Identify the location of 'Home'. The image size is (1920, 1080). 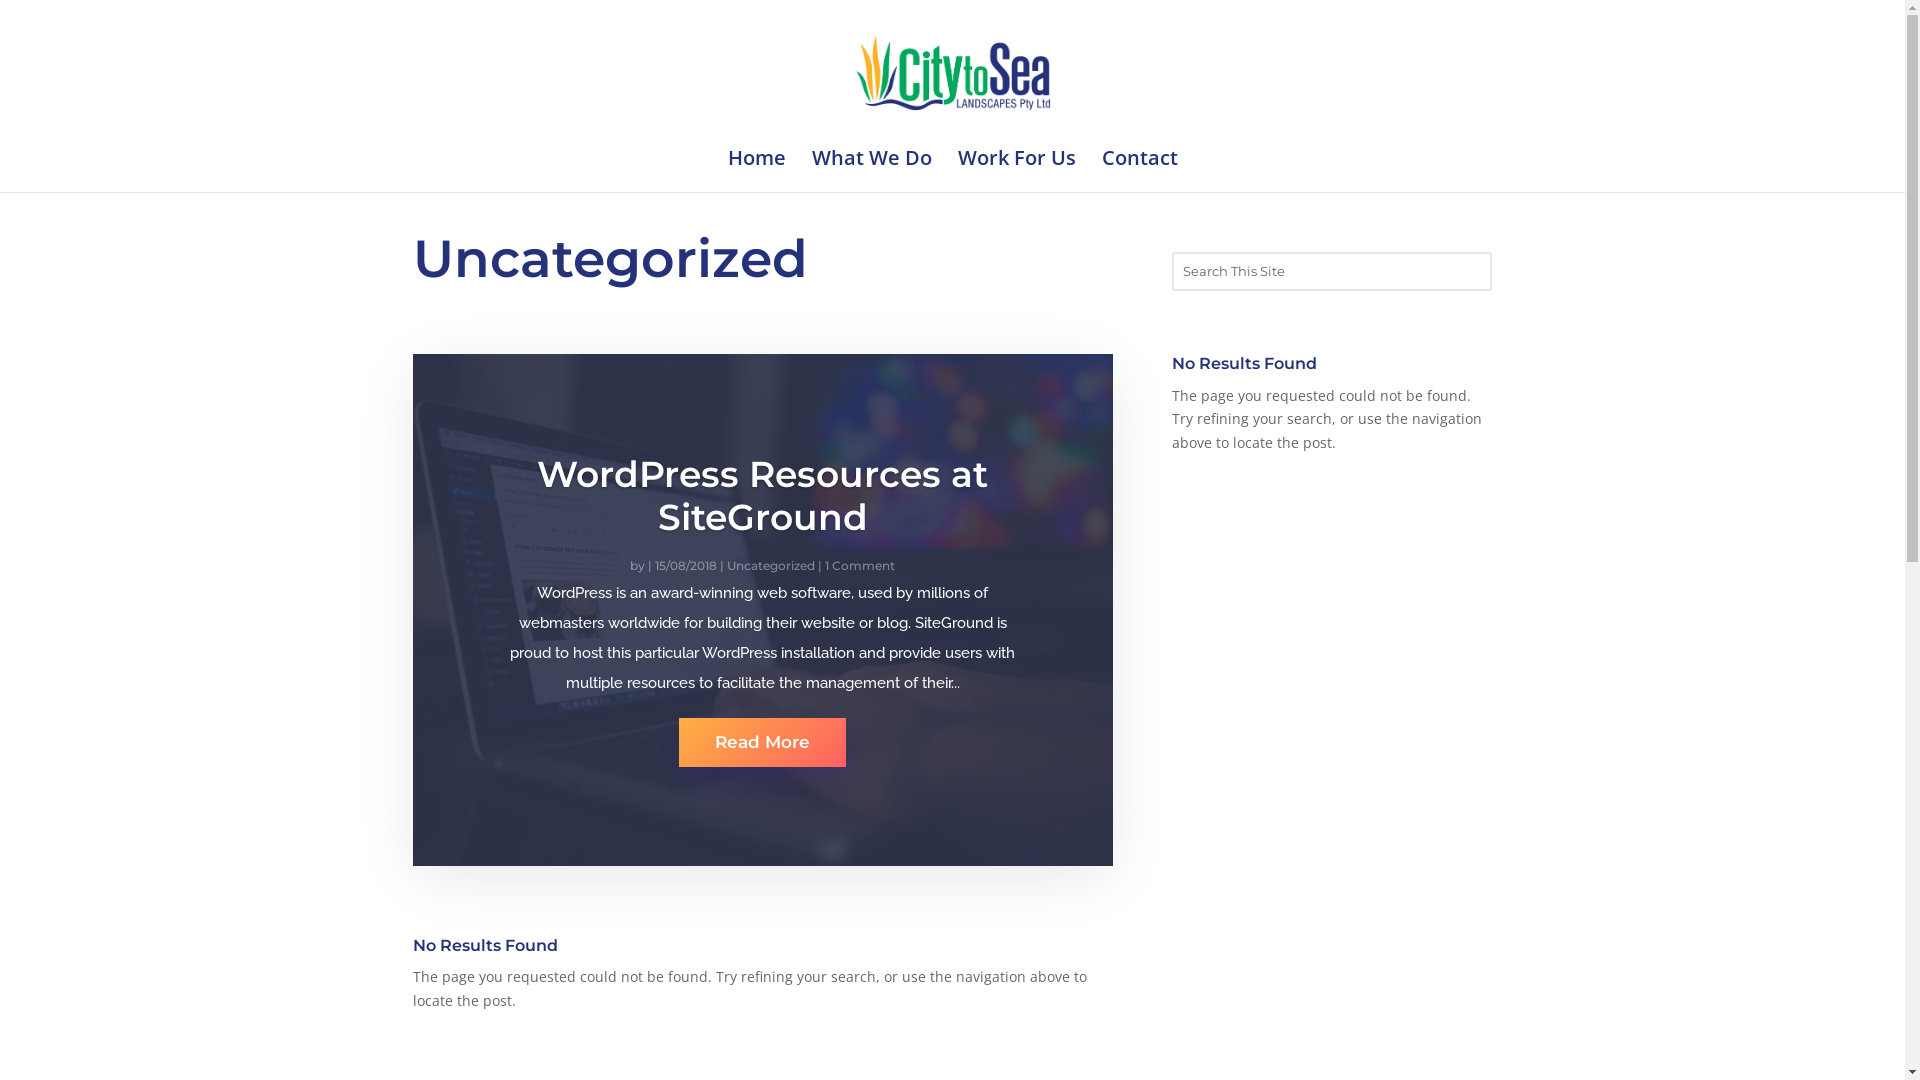
(727, 170).